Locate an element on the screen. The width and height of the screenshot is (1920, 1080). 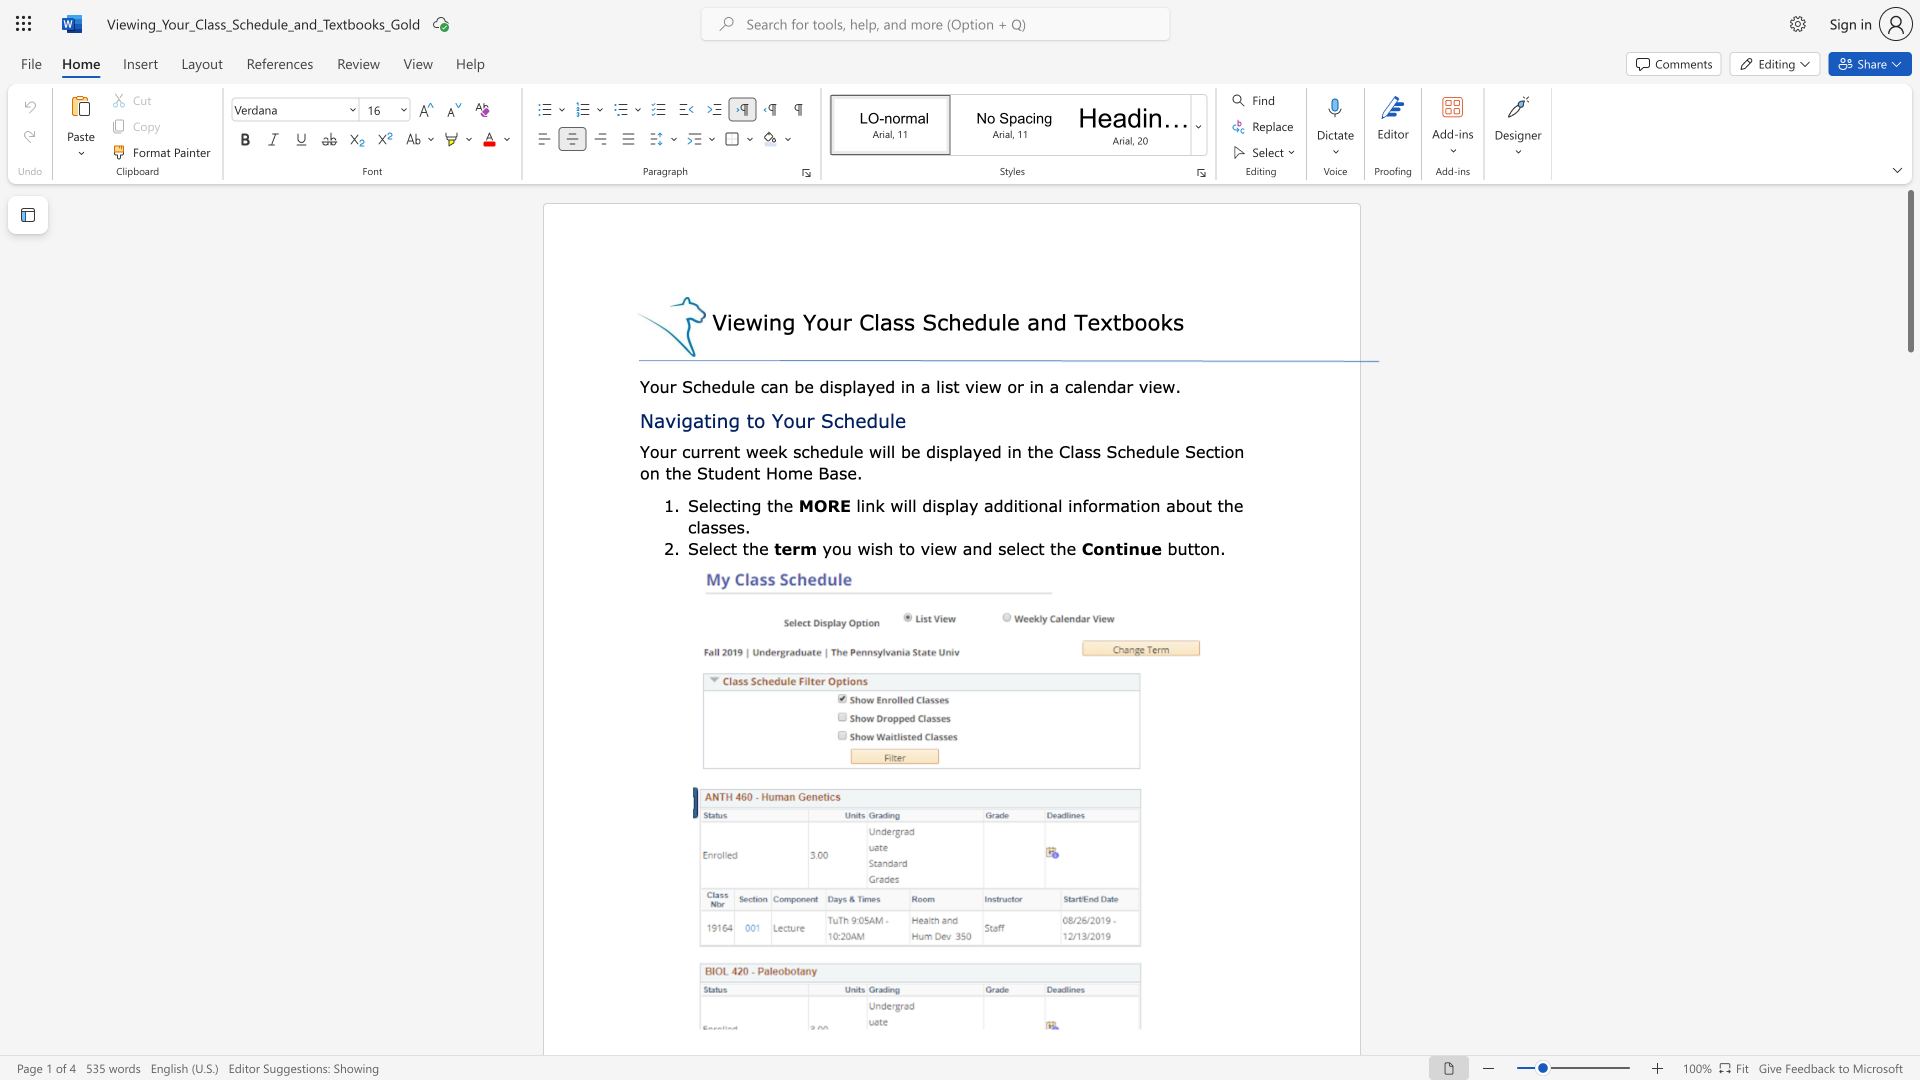
the scrollbar on the right to move the page downward is located at coordinates (1909, 599).